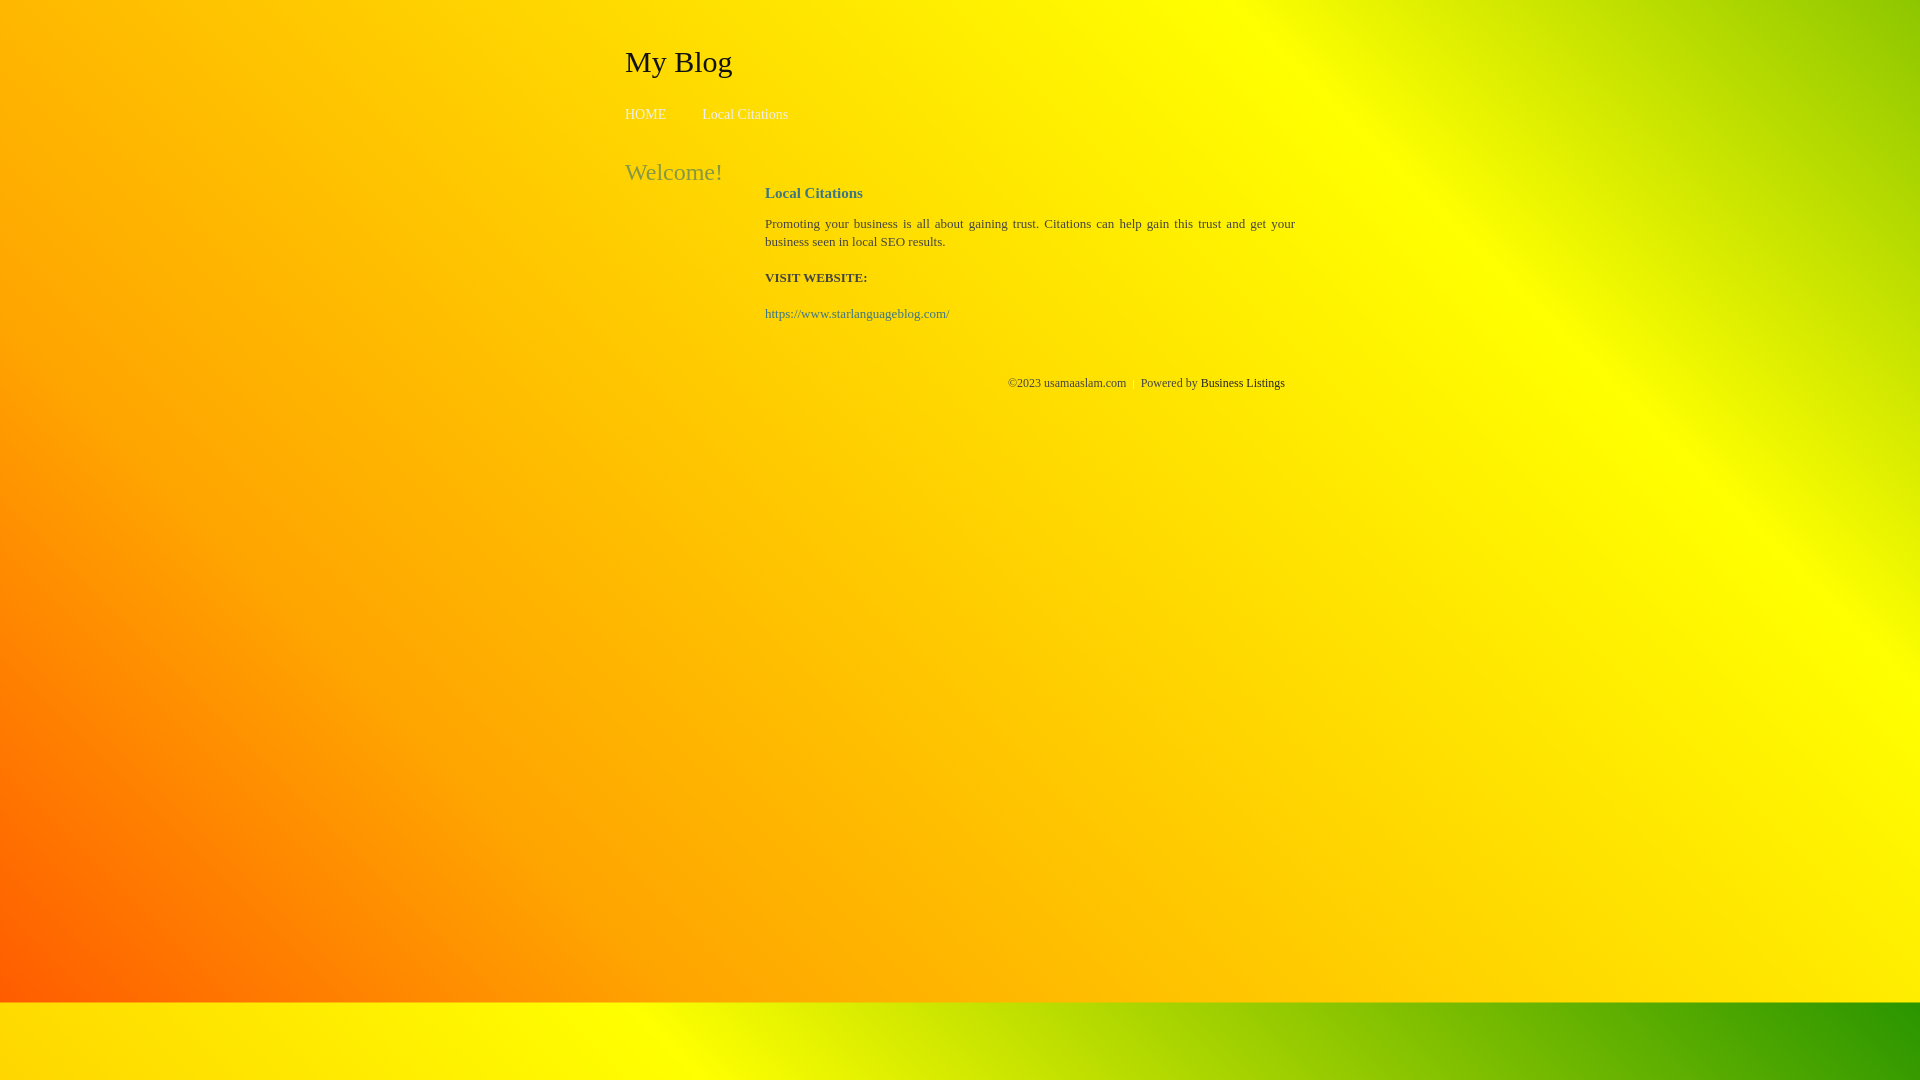 This screenshot has height=1080, width=1920. I want to click on 'HOME', so click(623, 114).